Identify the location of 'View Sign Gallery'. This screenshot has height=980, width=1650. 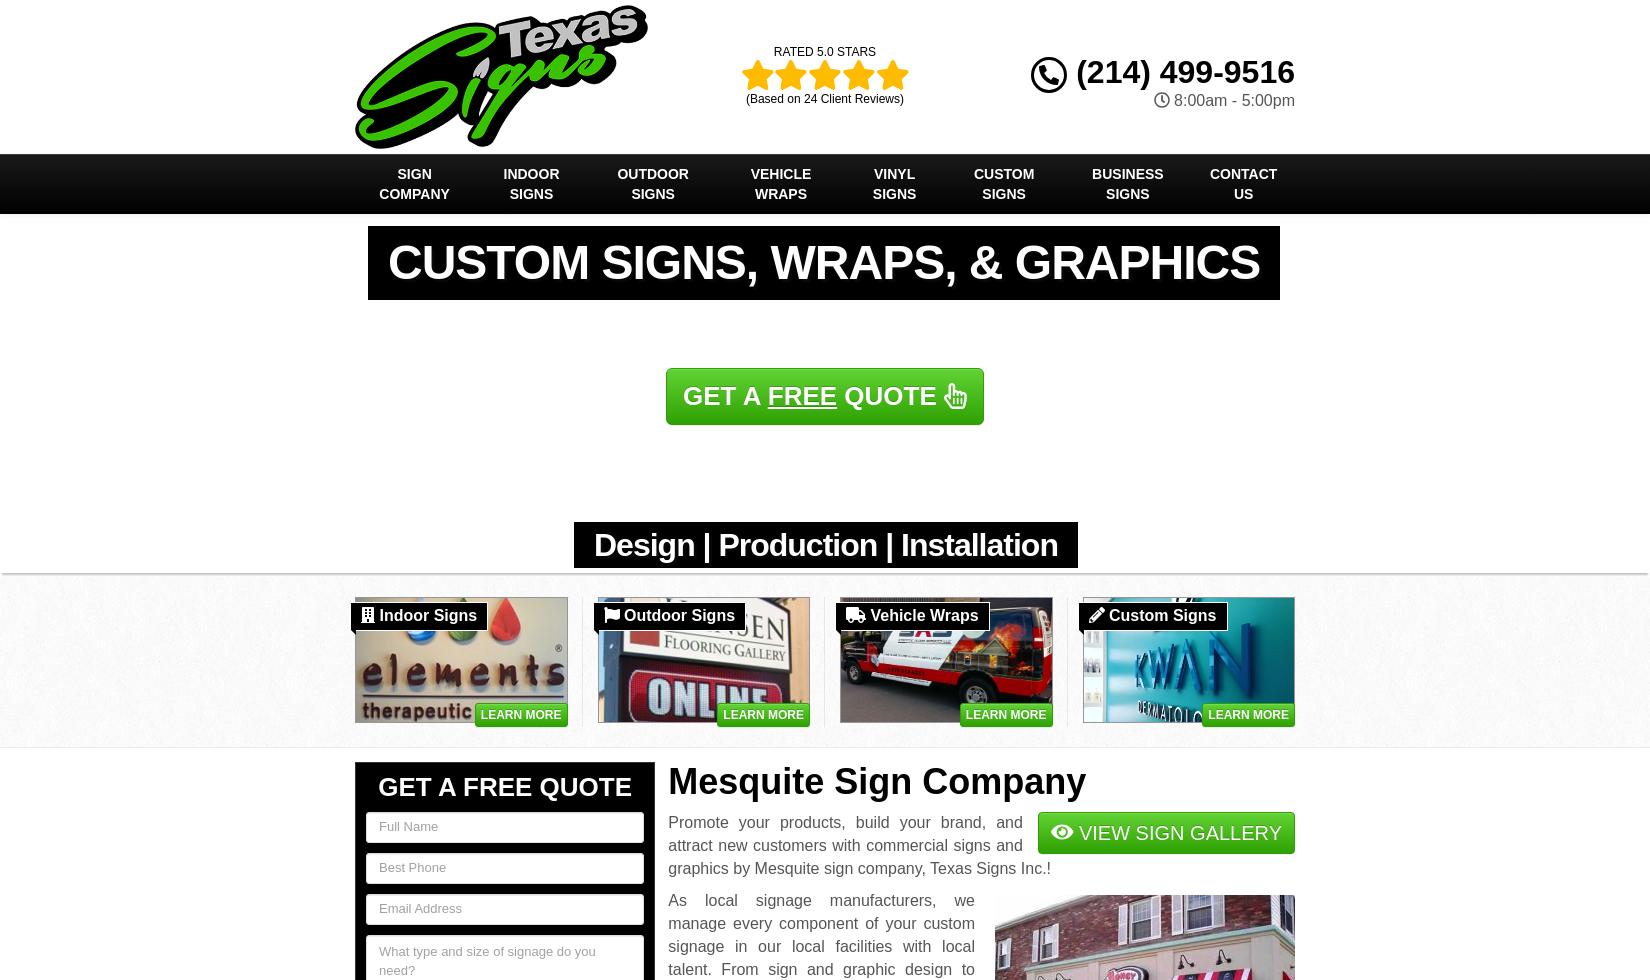
(1176, 832).